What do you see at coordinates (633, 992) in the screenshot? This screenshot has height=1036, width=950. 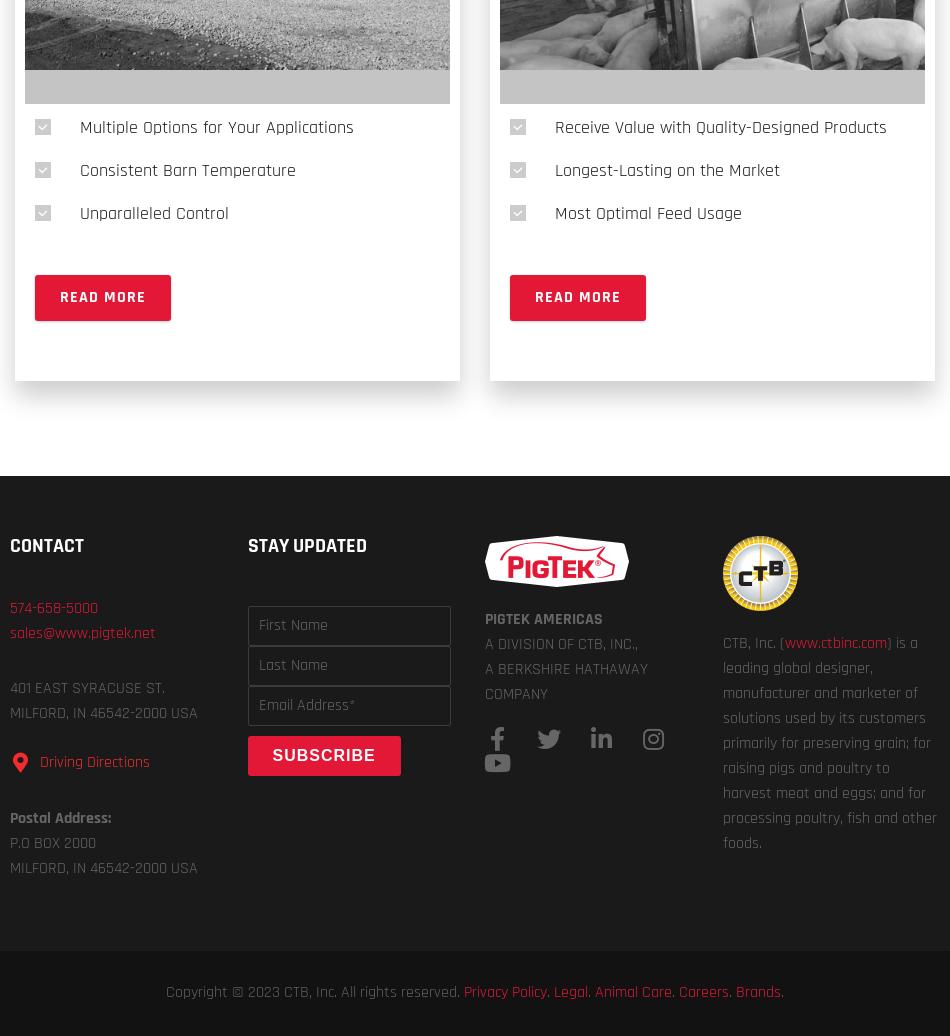 I see `'Animal Care'` at bounding box center [633, 992].